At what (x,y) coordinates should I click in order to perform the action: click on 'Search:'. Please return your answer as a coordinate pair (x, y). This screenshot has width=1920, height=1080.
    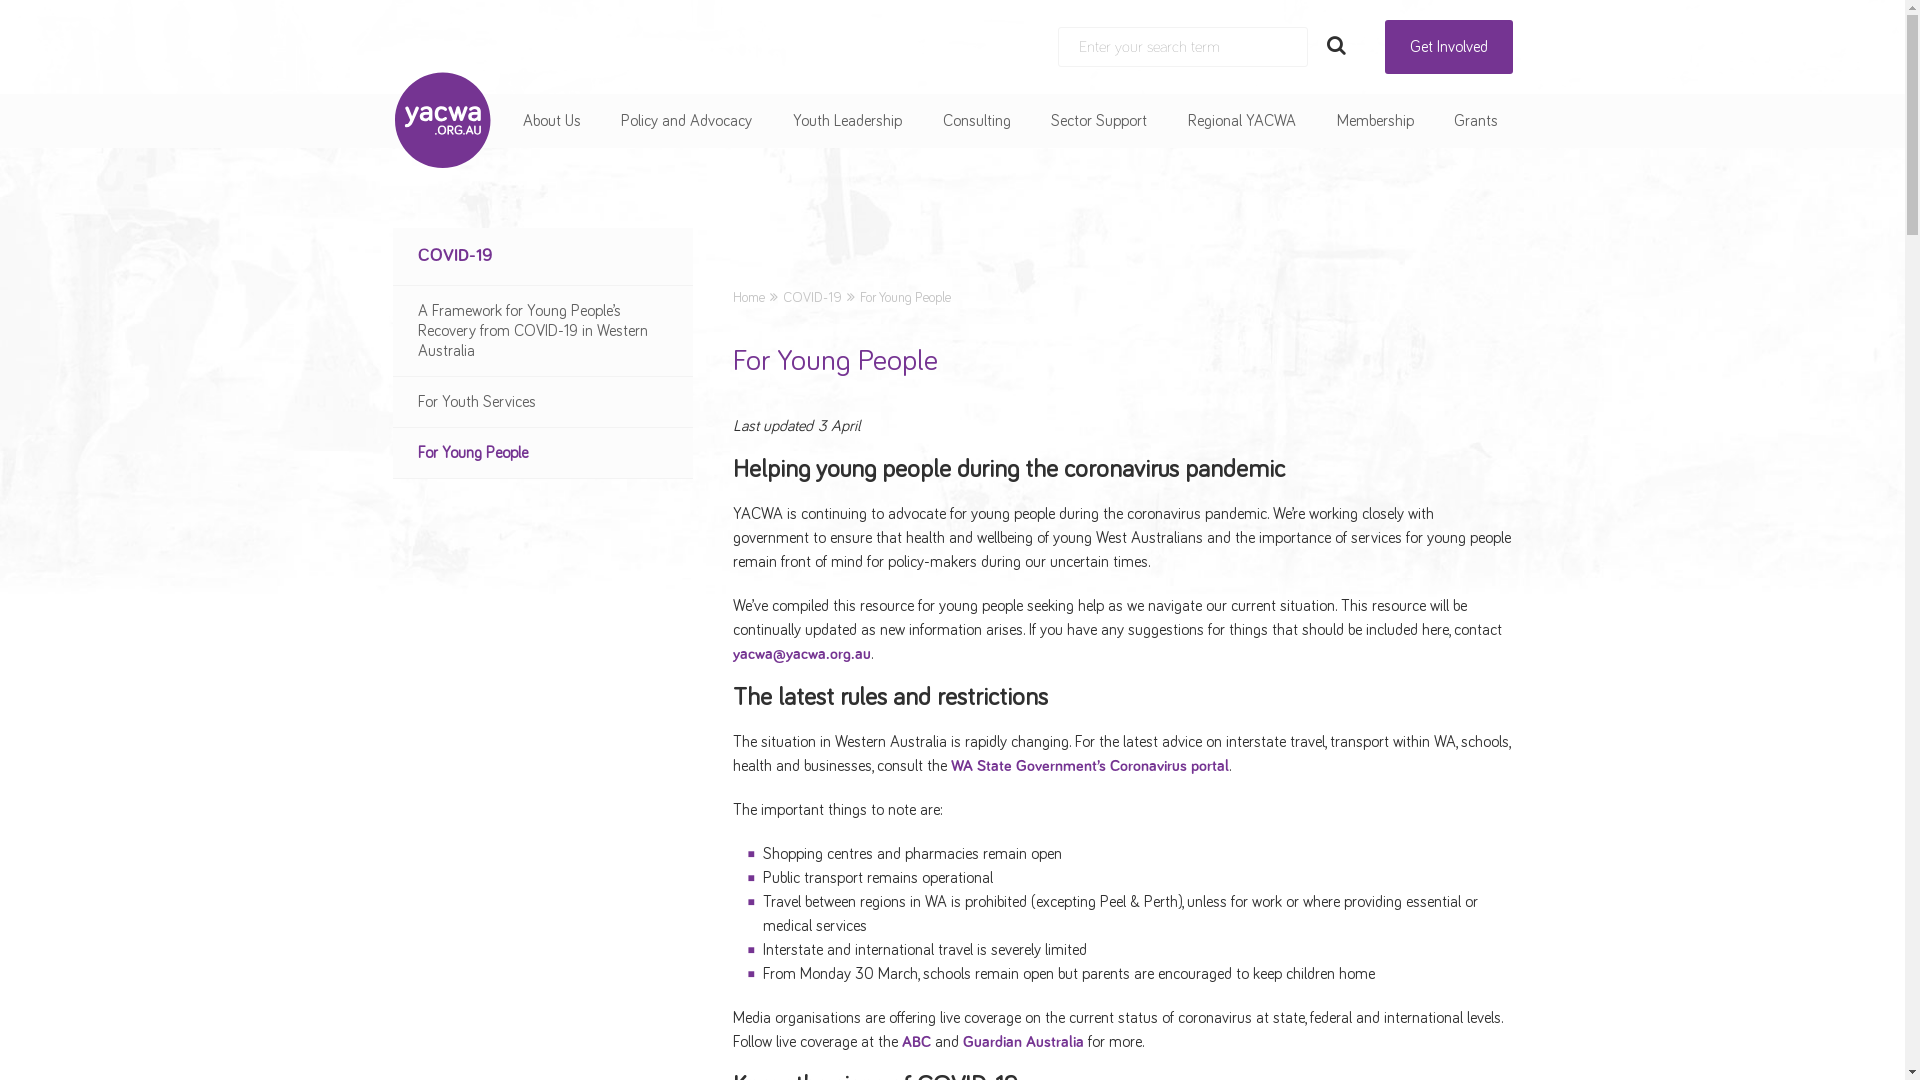
    Looking at the image, I should click on (1182, 45).